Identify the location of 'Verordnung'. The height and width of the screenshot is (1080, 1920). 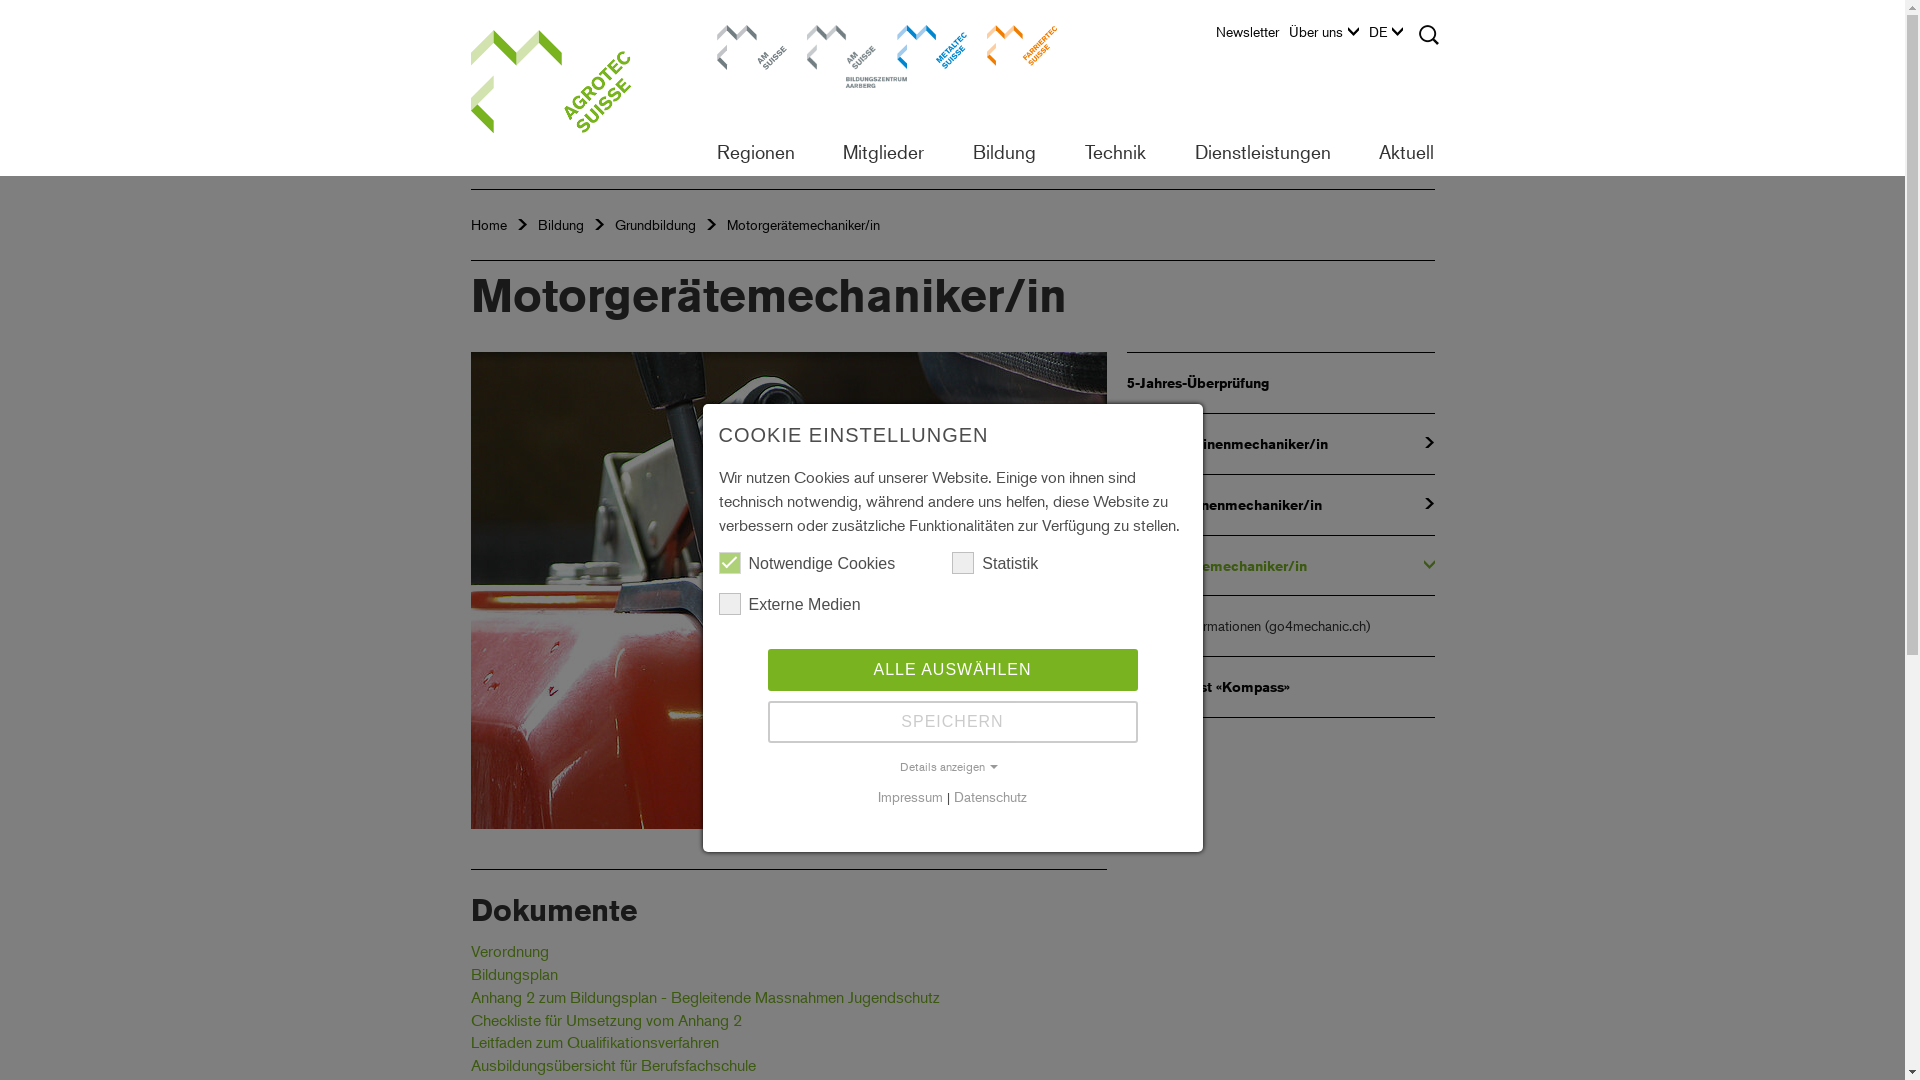
(508, 950).